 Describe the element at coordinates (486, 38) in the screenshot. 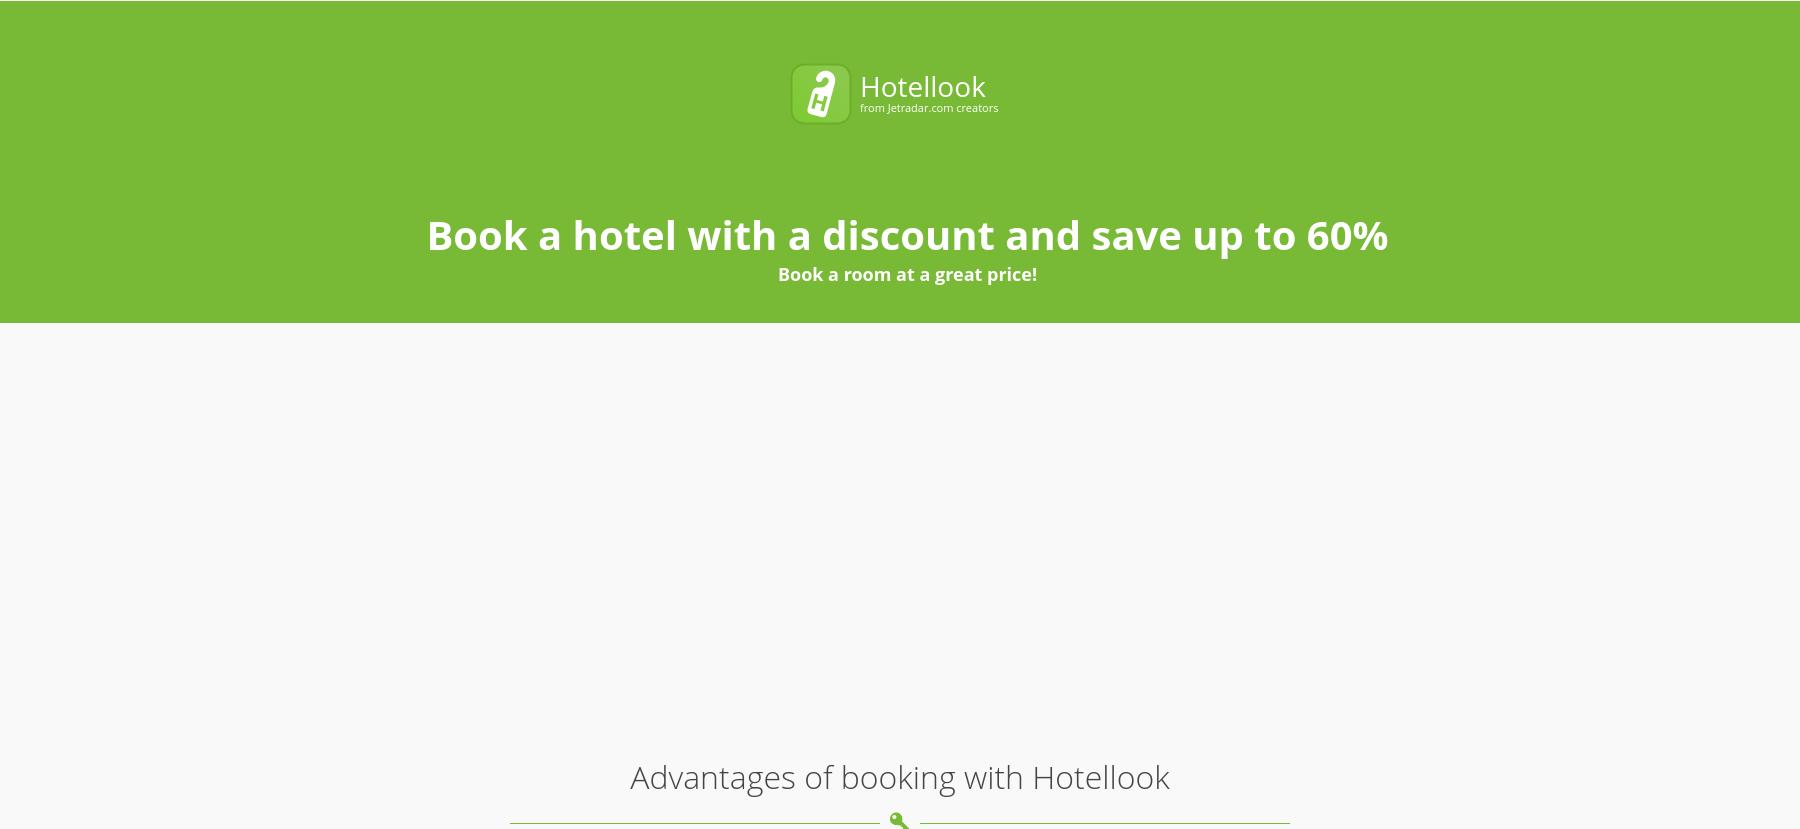

I see `'City or hotel name'` at that location.